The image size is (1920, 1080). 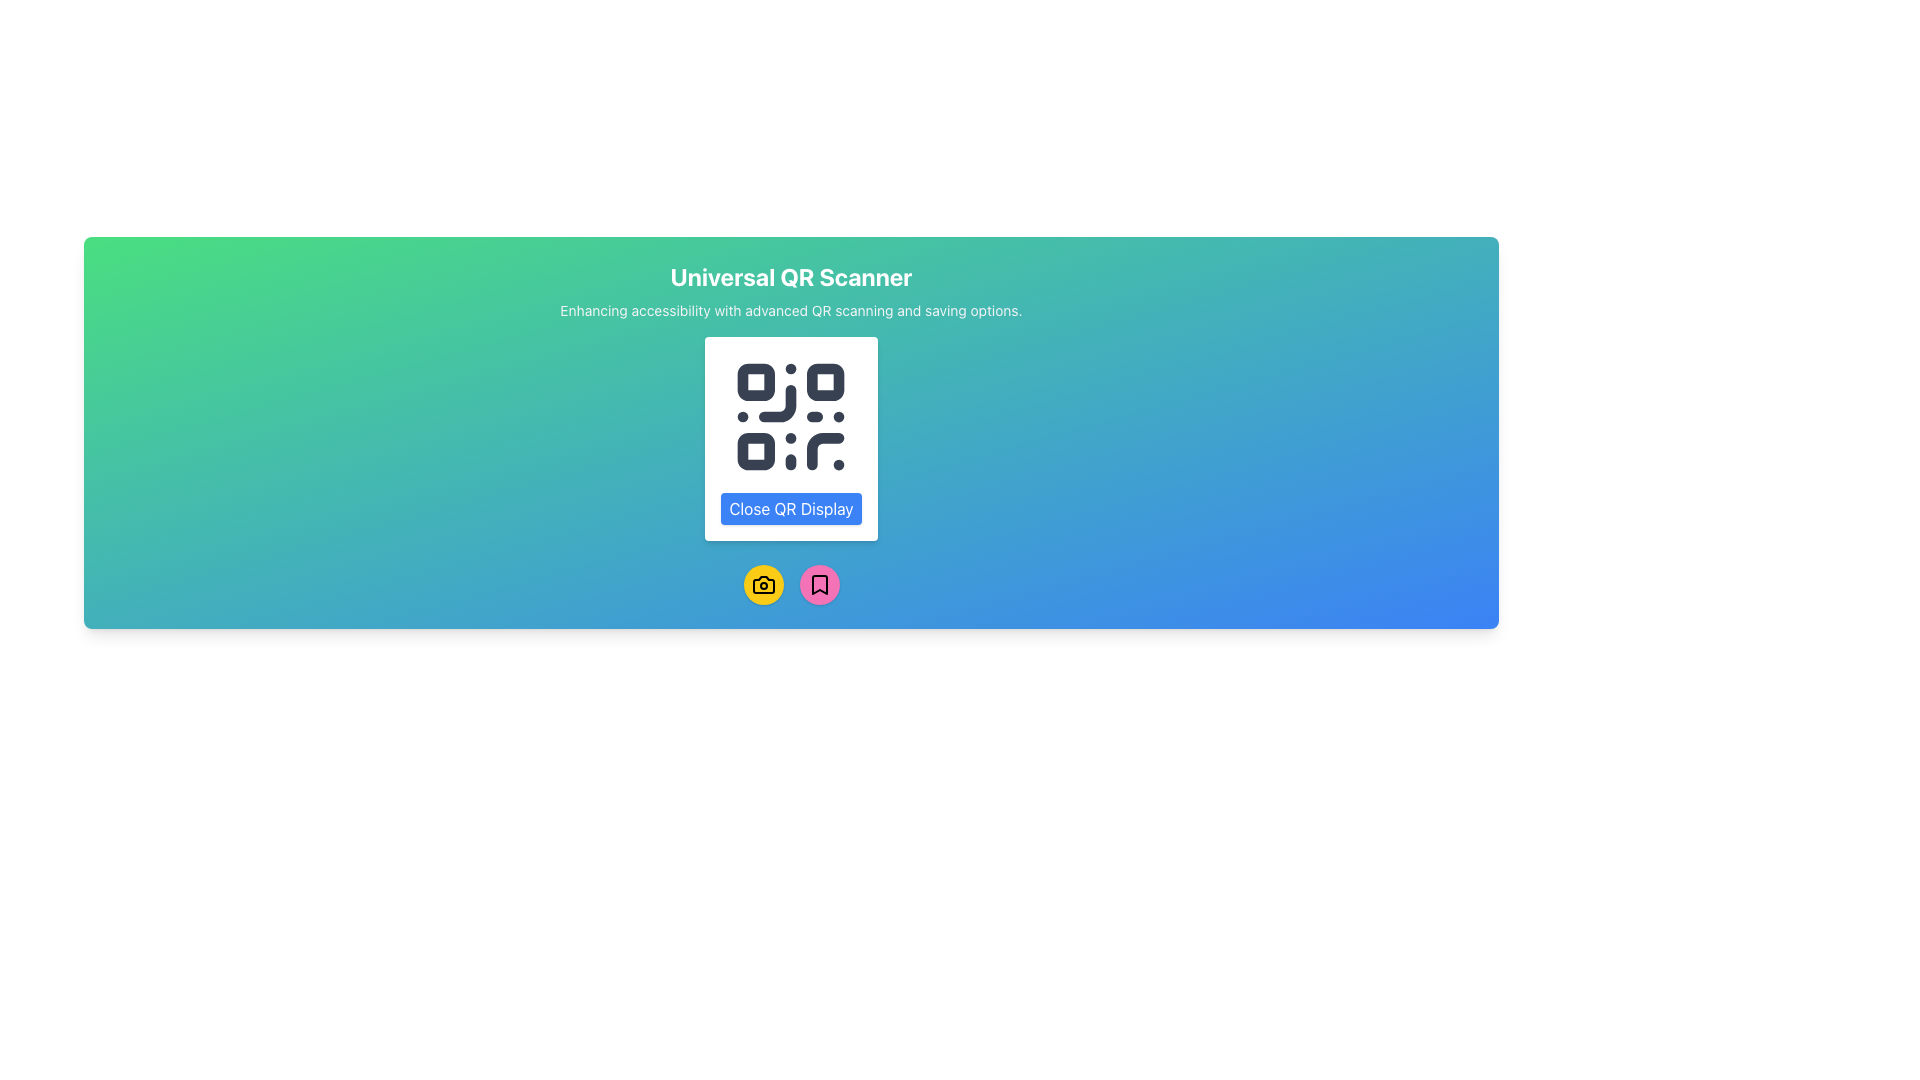 What do you see at coordinates (790, 311) in the screenshot?
I see `the static text that provides information about the Universal QR Scanner application, located below the heading in a larger, bold font` at bounding box center [790, 311].